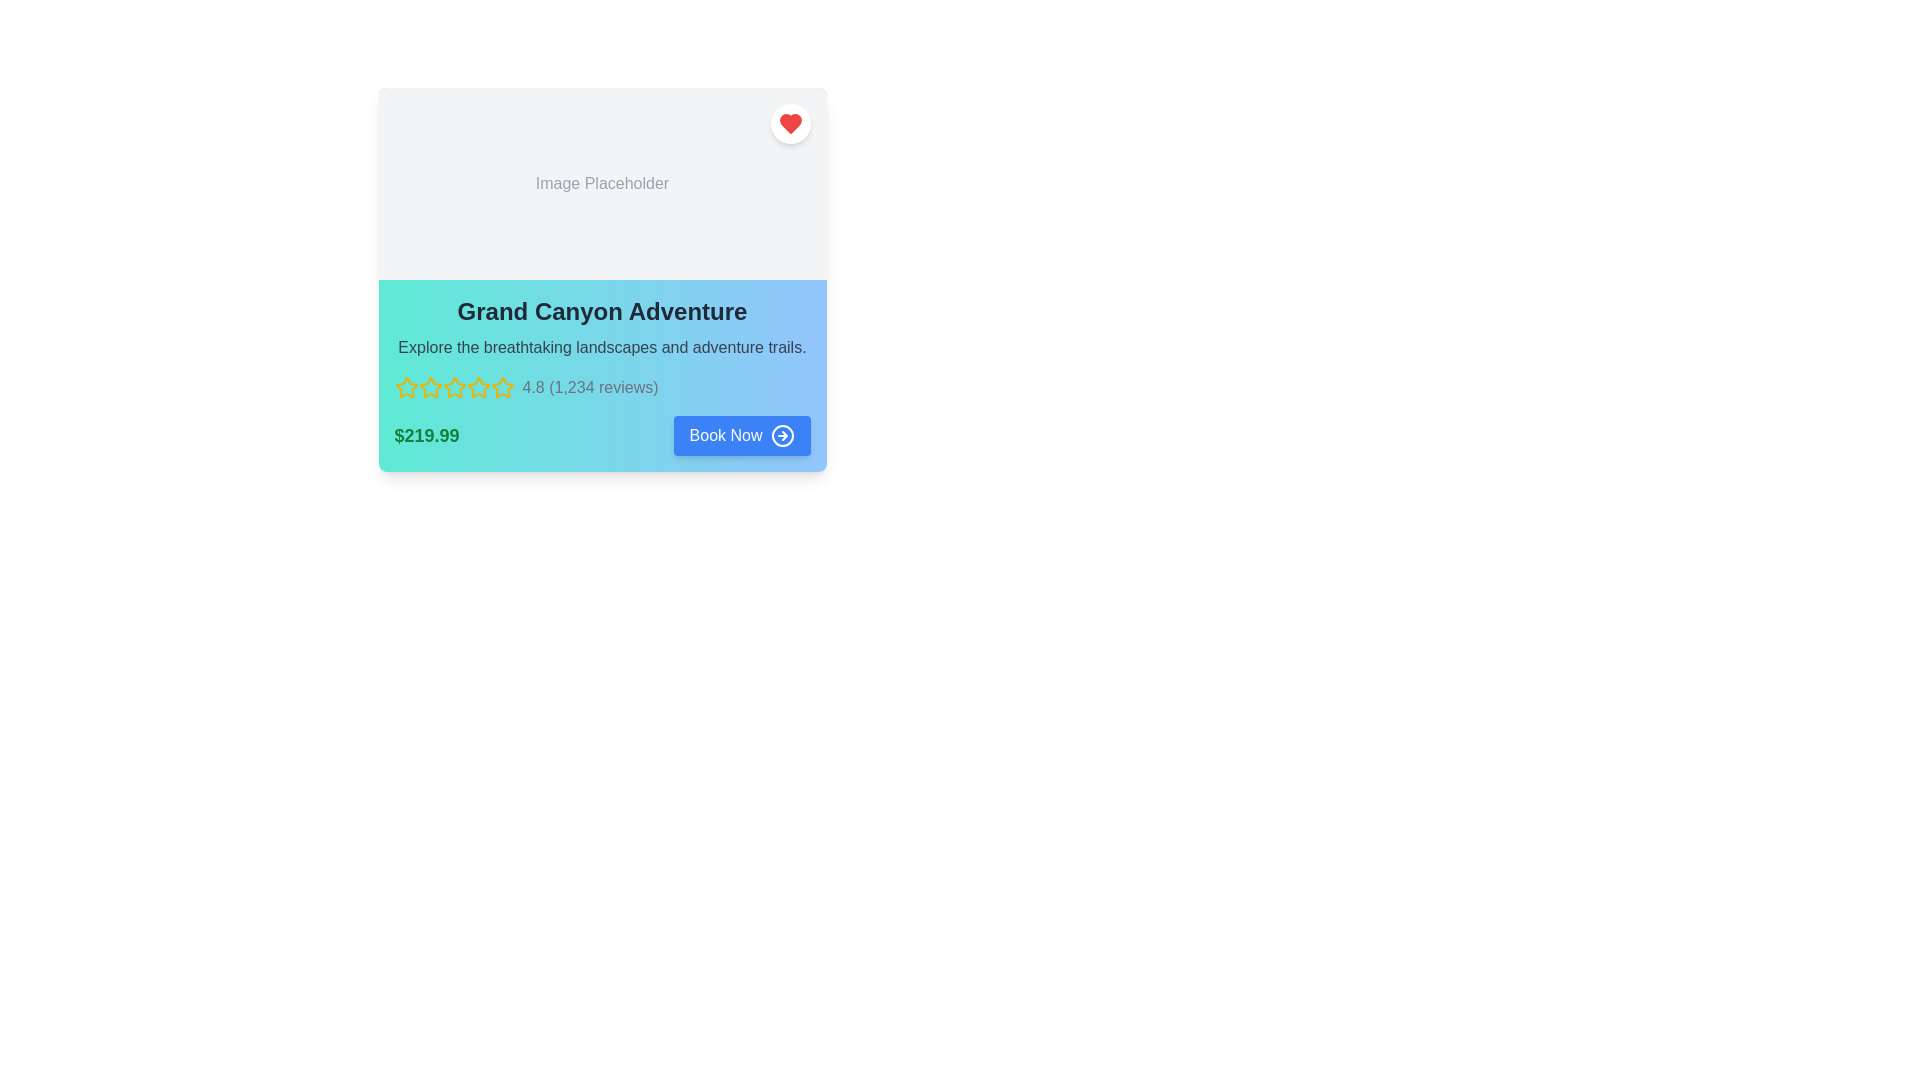 This screenshot has height=1080, width=1920. Describe the element at coordinates (601, 184) in the screenshot. I see `the text label that serves as a placeholder for an image within the light-gray rectangular box at the upper region of the card layout, located above the 'Grand Canyon Adventure' title and description text area` at that location.